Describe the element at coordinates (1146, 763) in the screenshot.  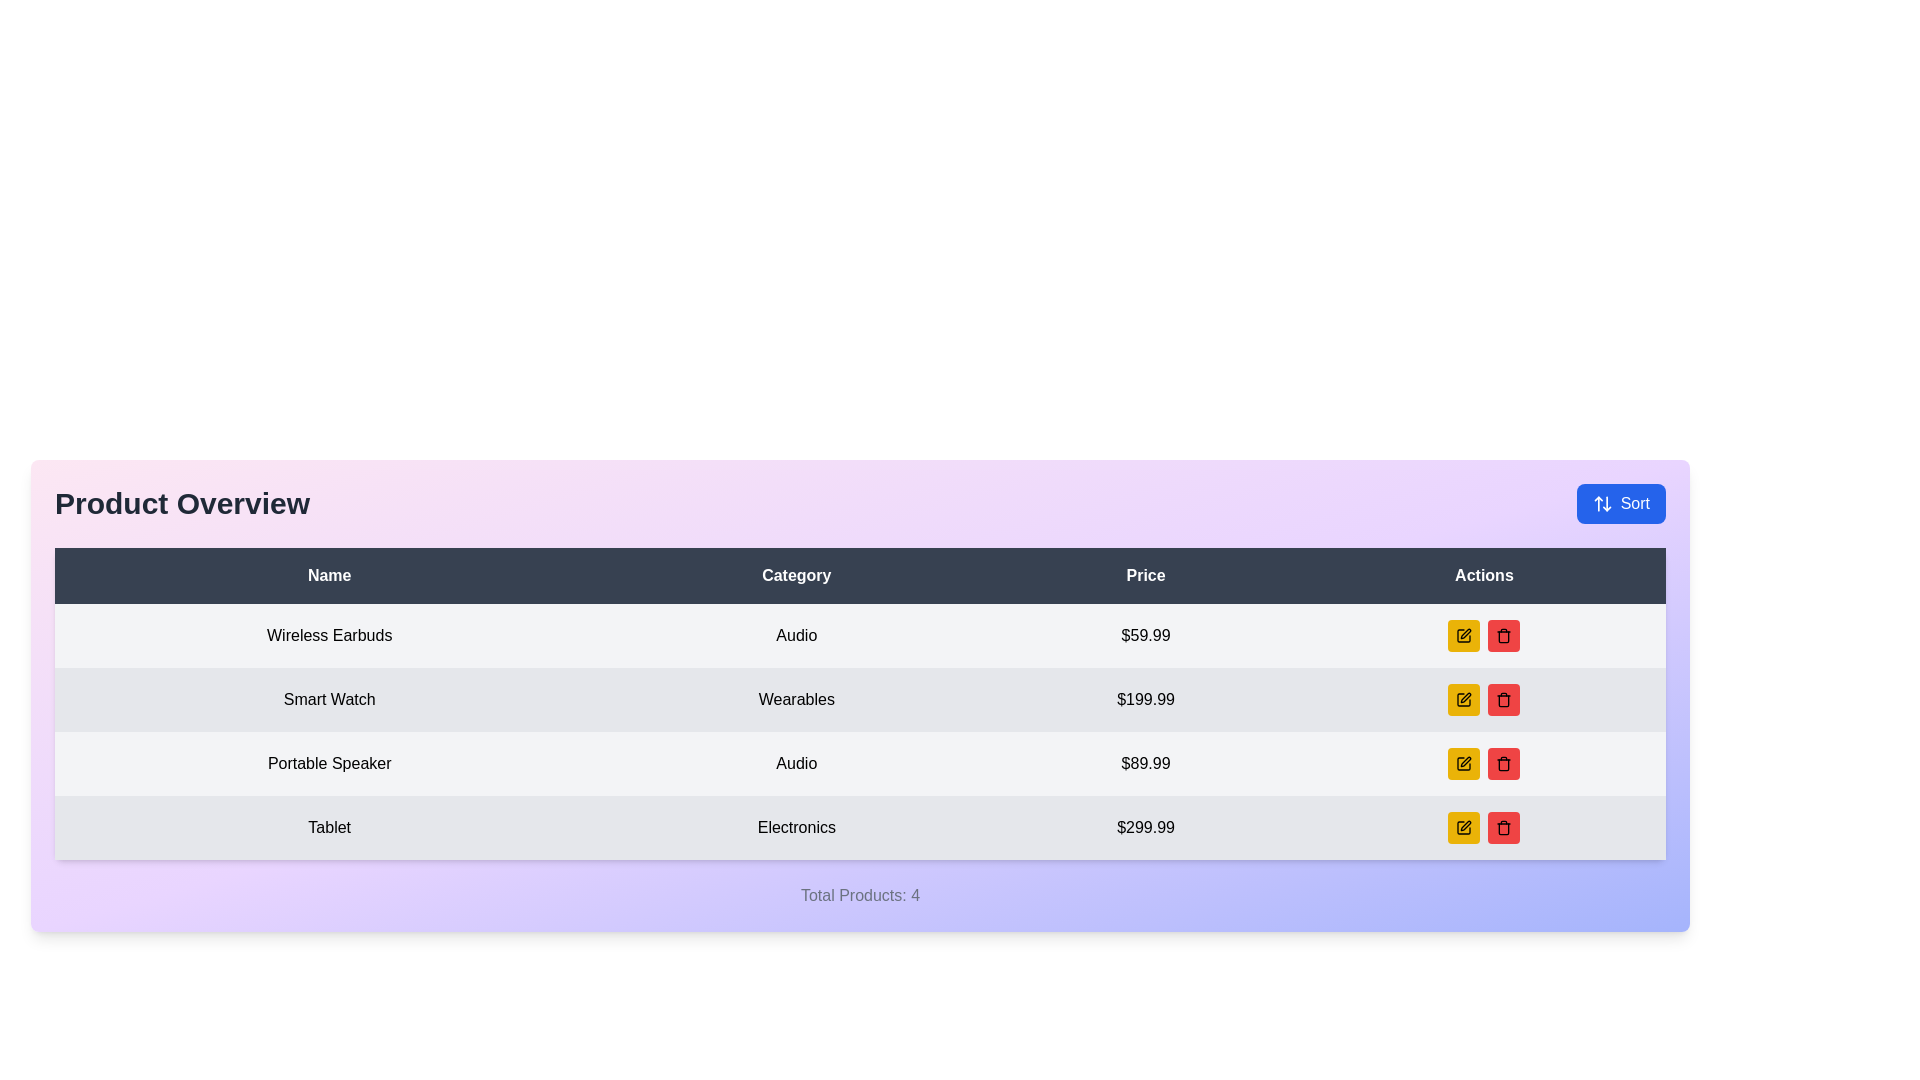
I see `the Text Label displaying the price of the 'Portable Speaker' located in the 'Price' column of its row` at that location.